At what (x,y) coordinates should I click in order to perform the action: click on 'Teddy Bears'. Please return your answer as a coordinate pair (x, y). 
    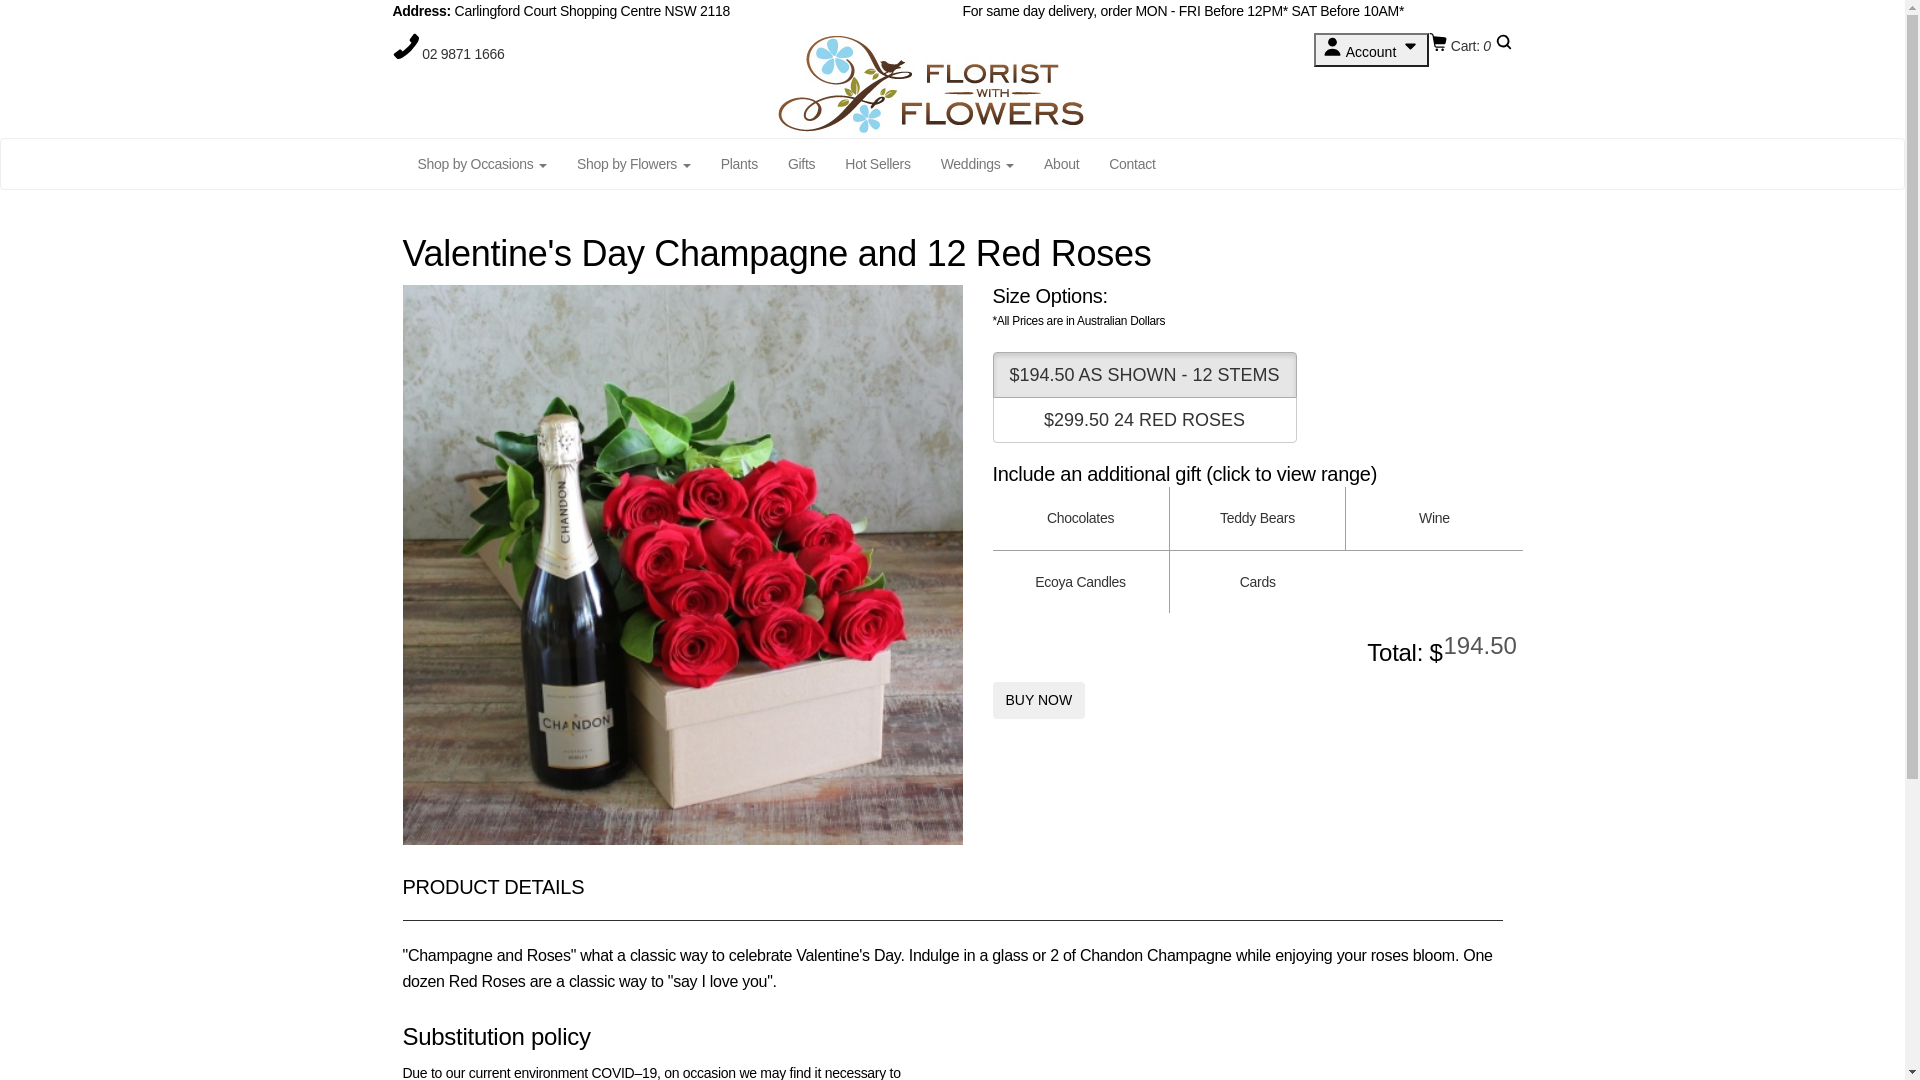
    Looking at the image, I should click on (1256, 516).